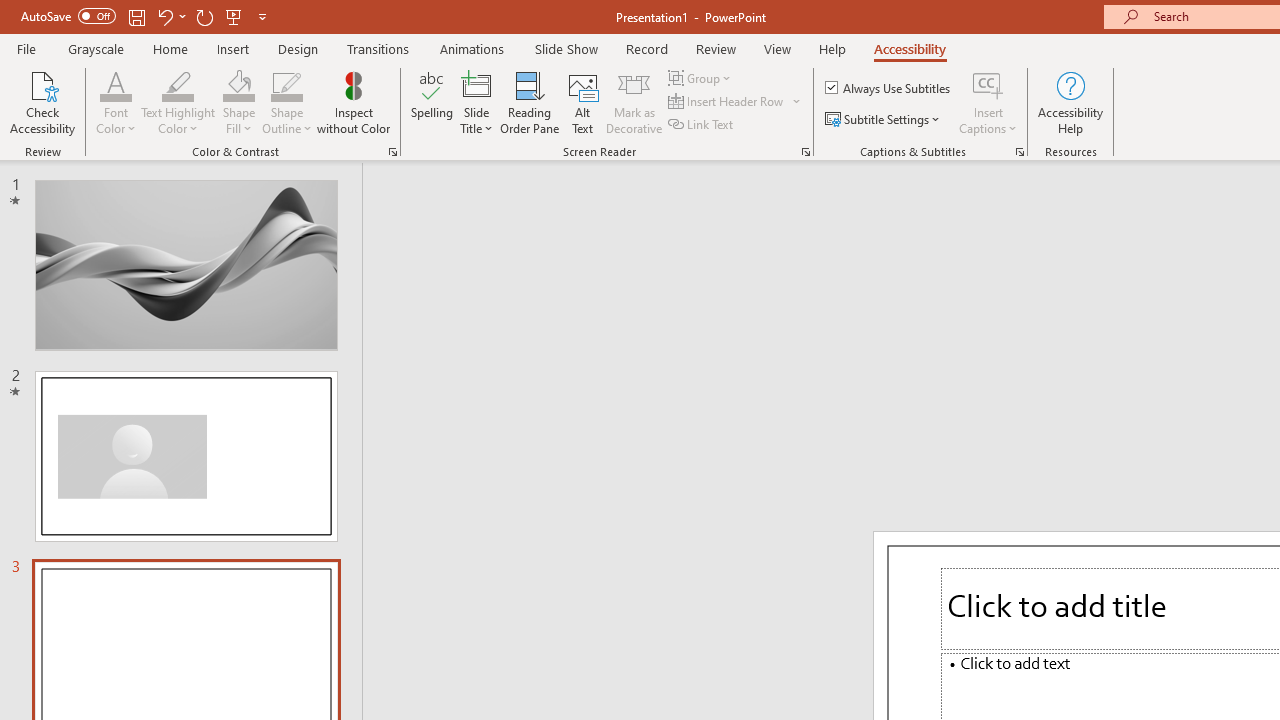 The width and height of the screenshot is (1280, 720). Describe the element at coordinates (475, 84) in the screenshot. I see `'Slide Title'` at that location.